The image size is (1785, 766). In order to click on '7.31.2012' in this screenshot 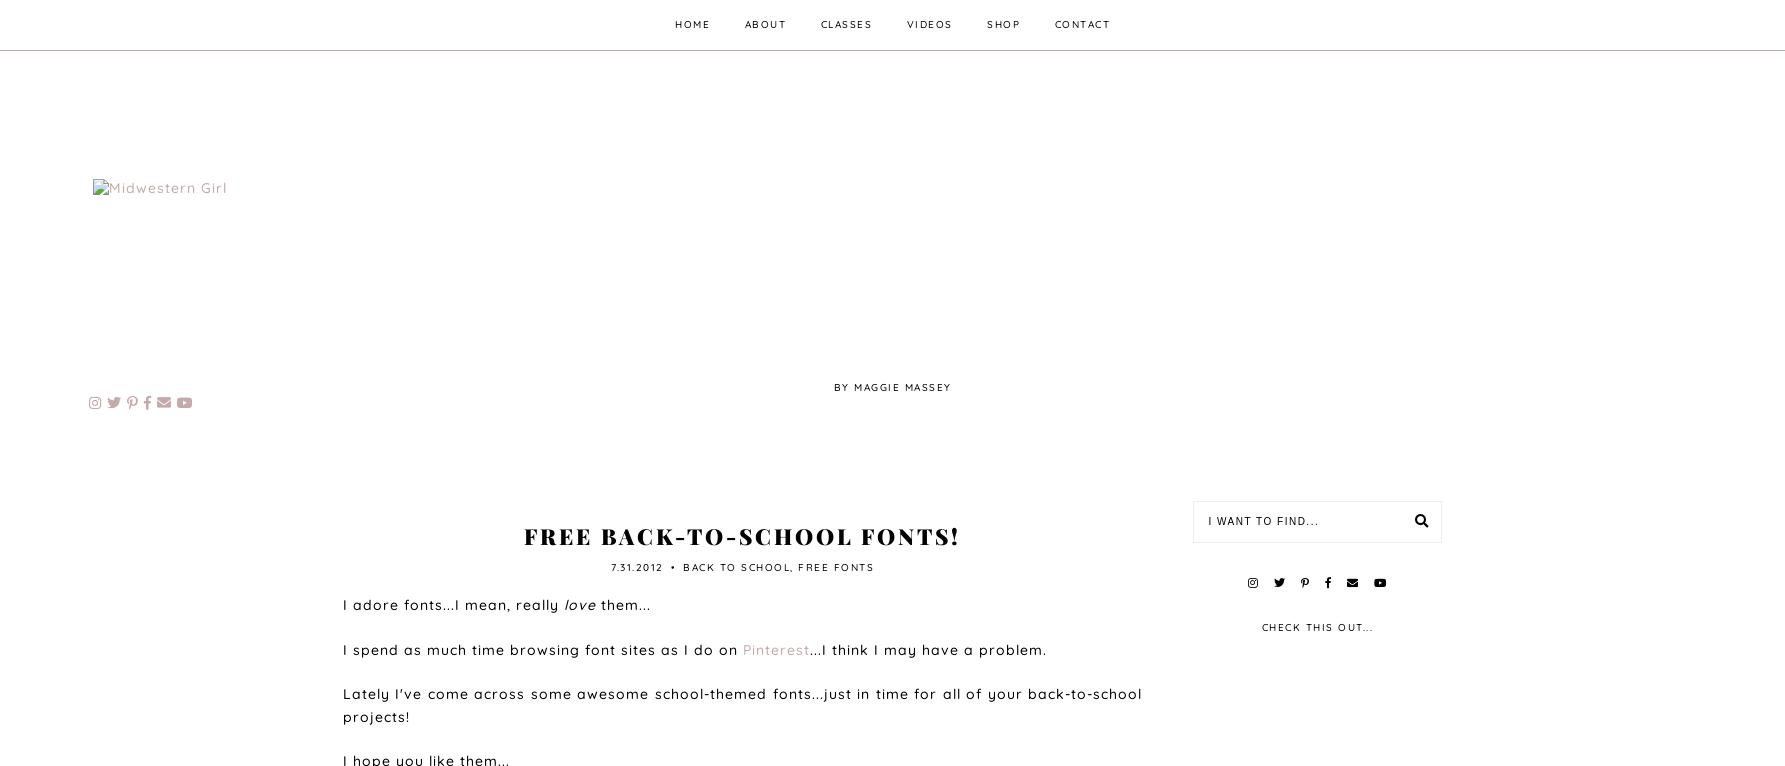, I will do `click(611, 565)`.